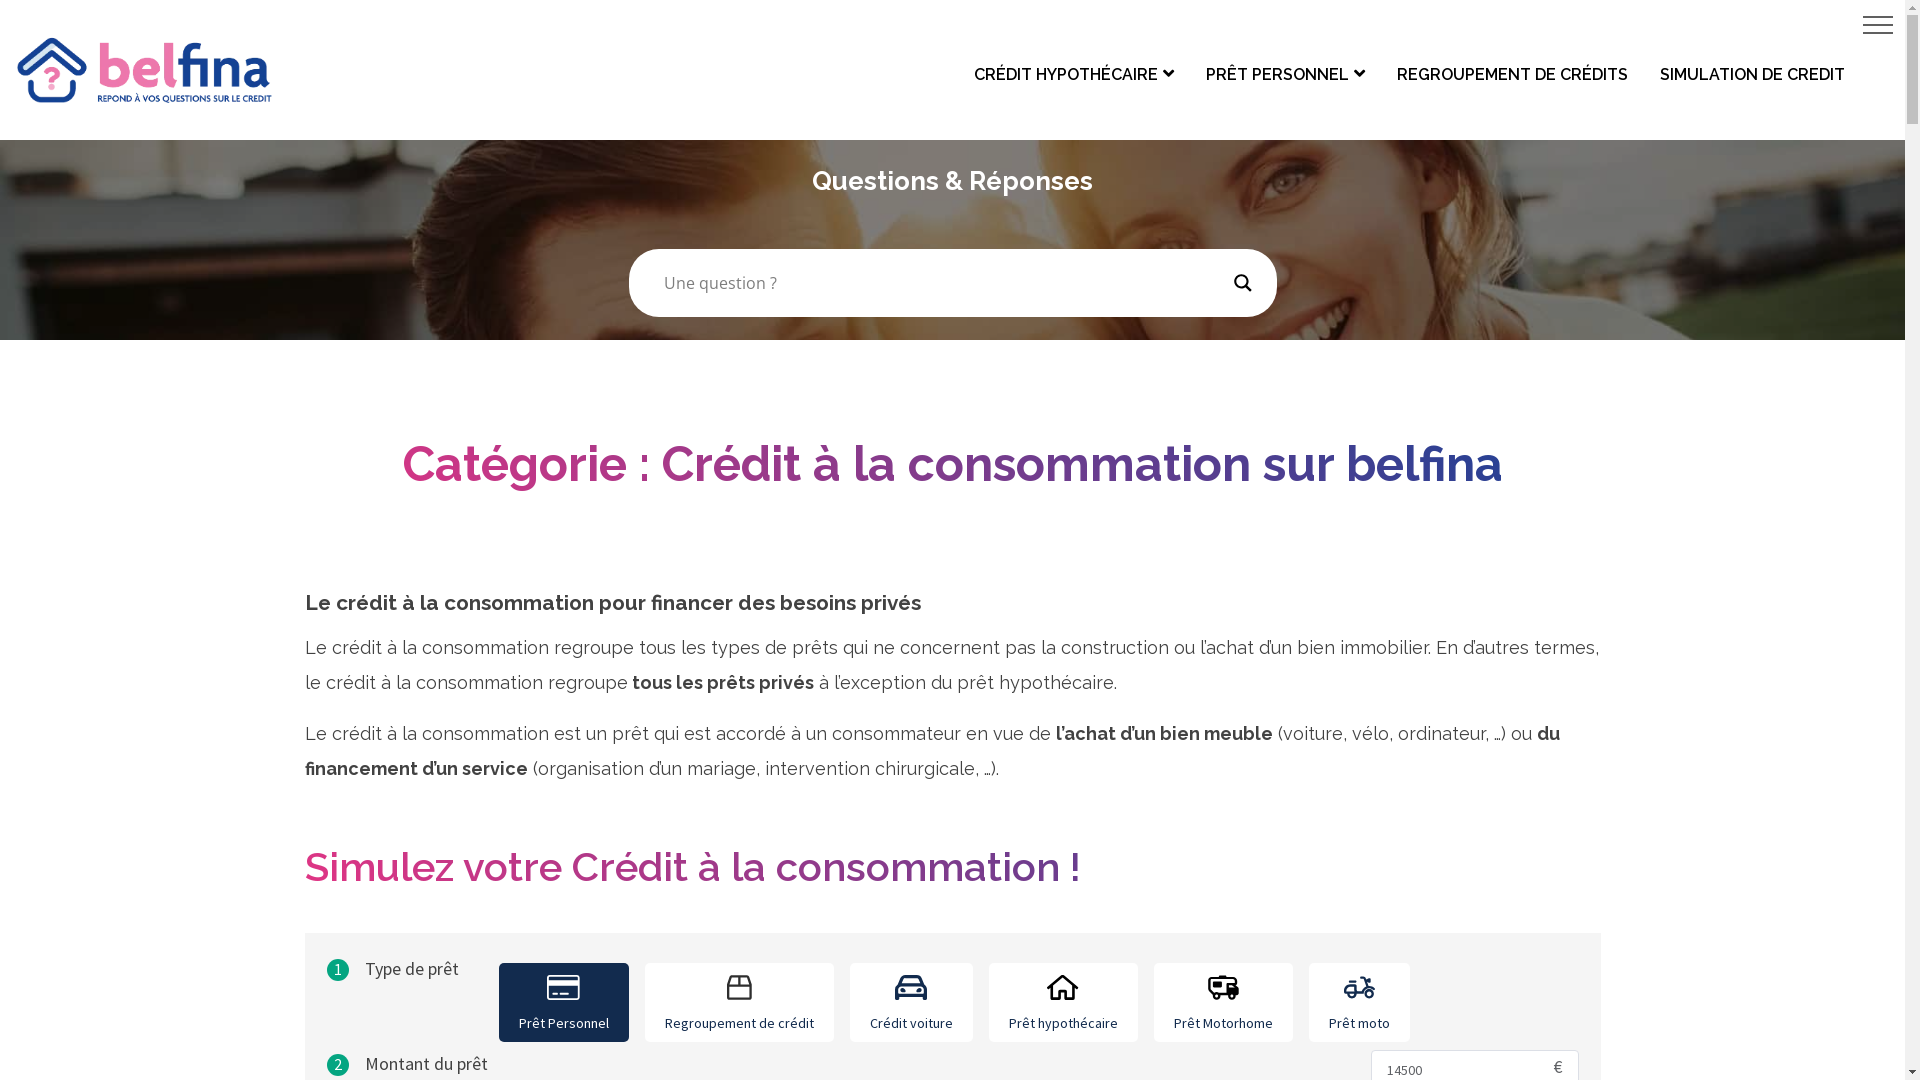 Image resolution: width=1920 pixels, height=1080 pixels. What do you see at coordinates (1751, 72) in the screenshot?
I see `'SIMULATION DE CREDIT'` at bounding box center [1751, 72].